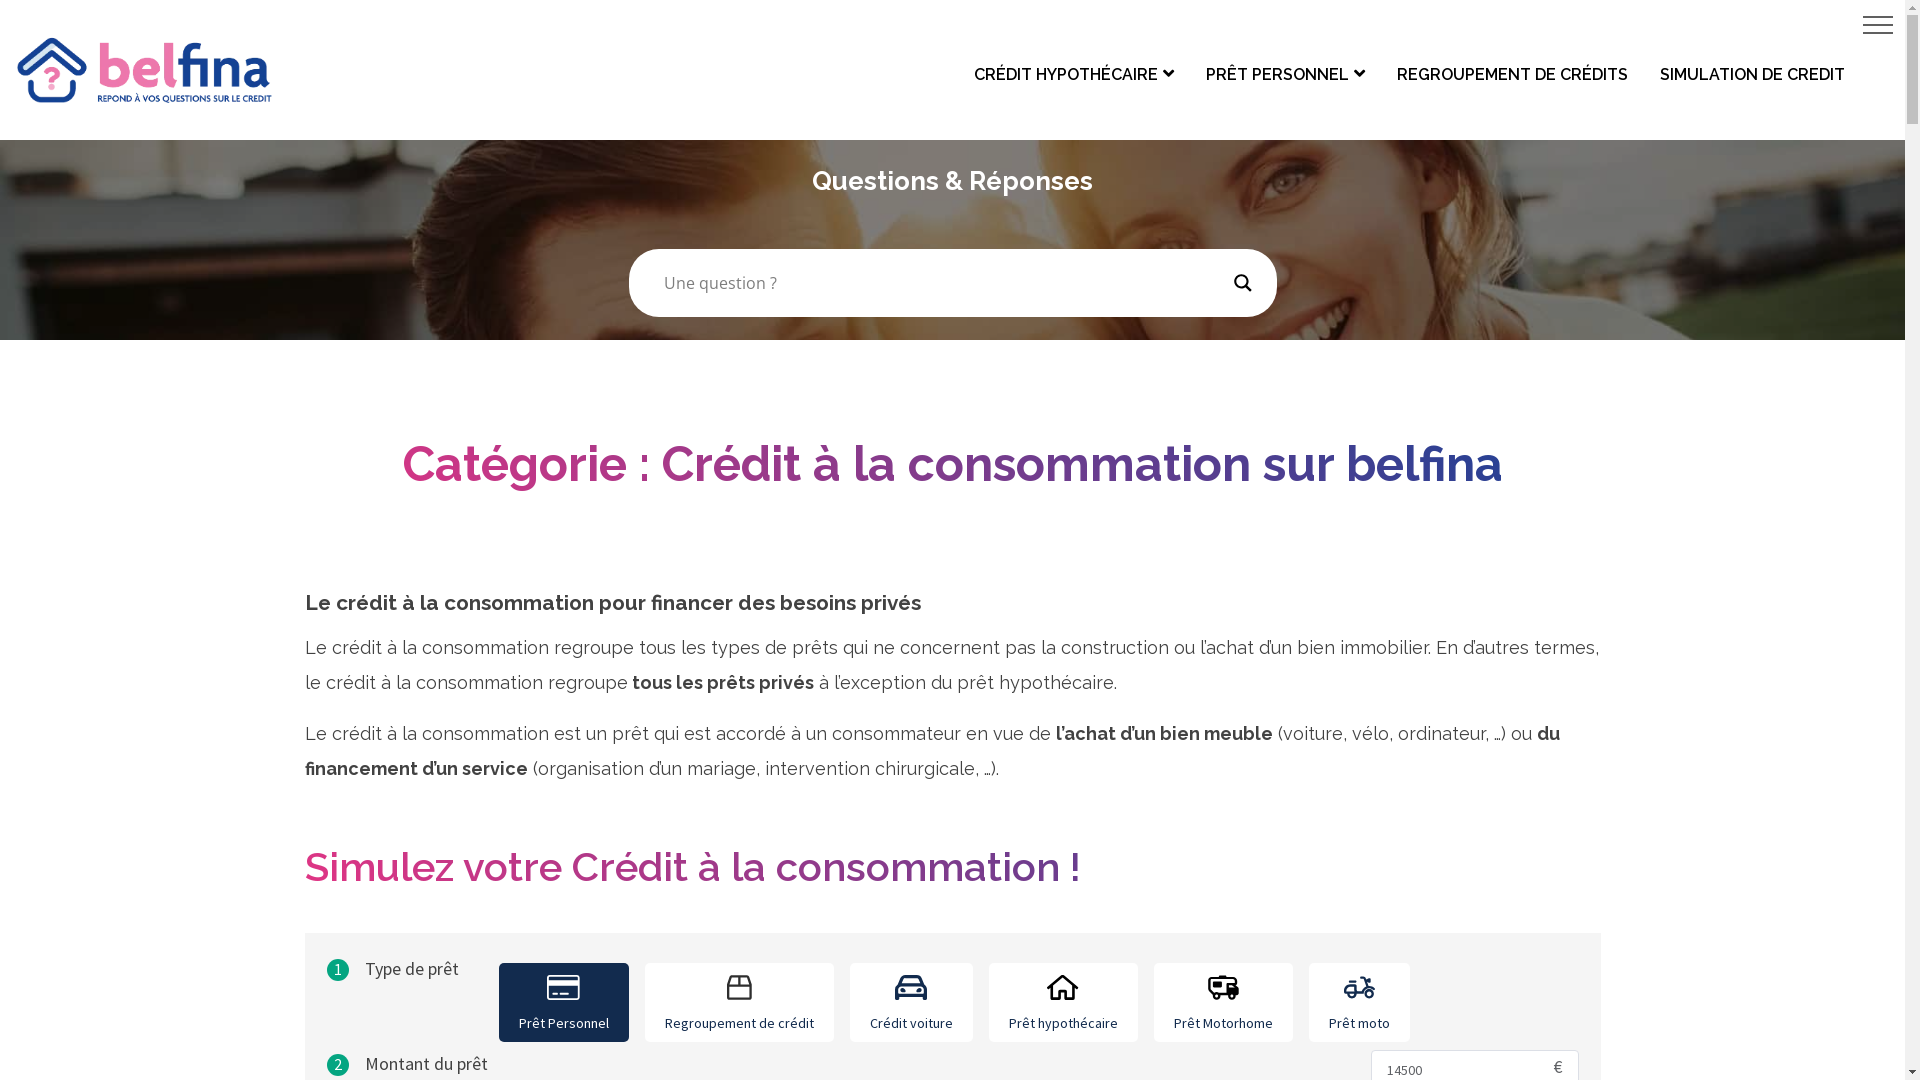 Image resolution: width=1920 pixels, height=1080 pixels. What do you see at coordinates (1751, 72) in the screenshot?
I see `'SIMULATION DE CREDIT'` at bounding box center [1751, 72].